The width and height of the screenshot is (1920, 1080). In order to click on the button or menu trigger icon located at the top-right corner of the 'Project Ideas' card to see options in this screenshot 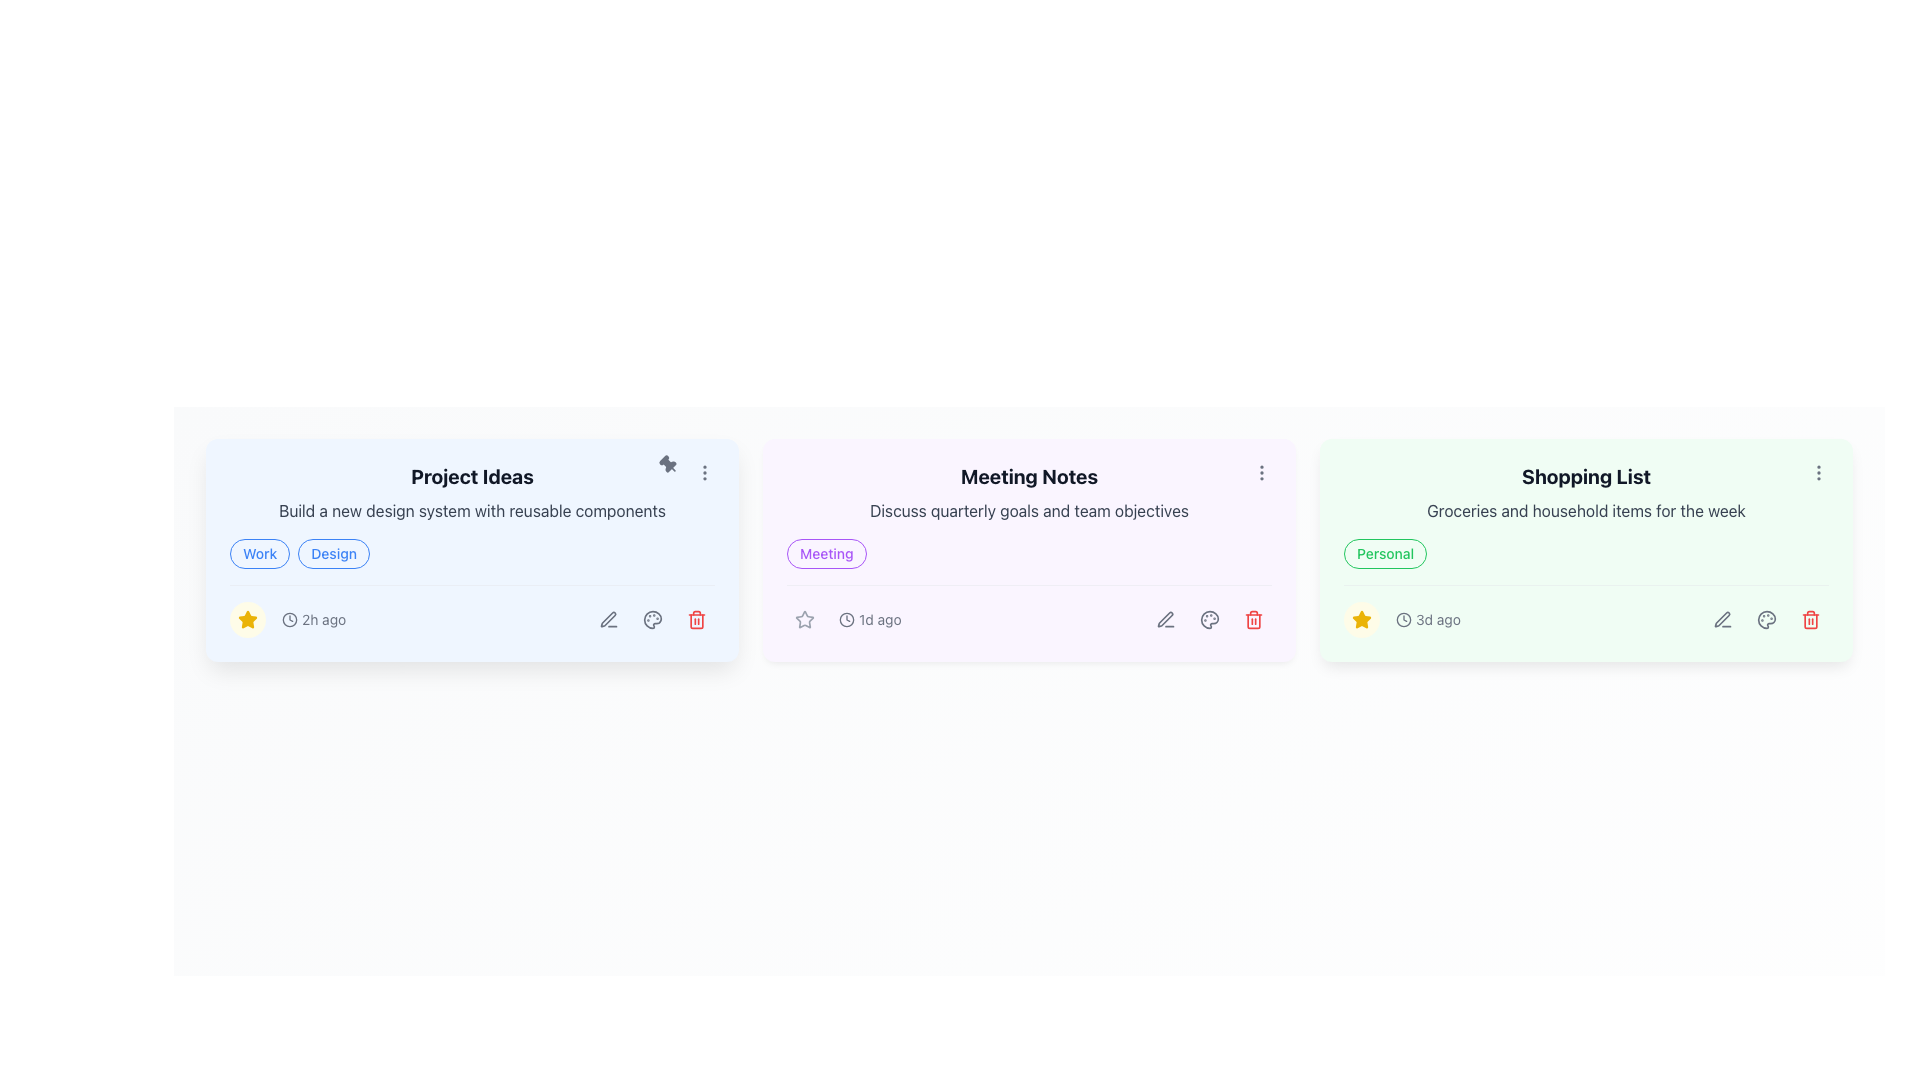, I will do `click(705, 473)`.